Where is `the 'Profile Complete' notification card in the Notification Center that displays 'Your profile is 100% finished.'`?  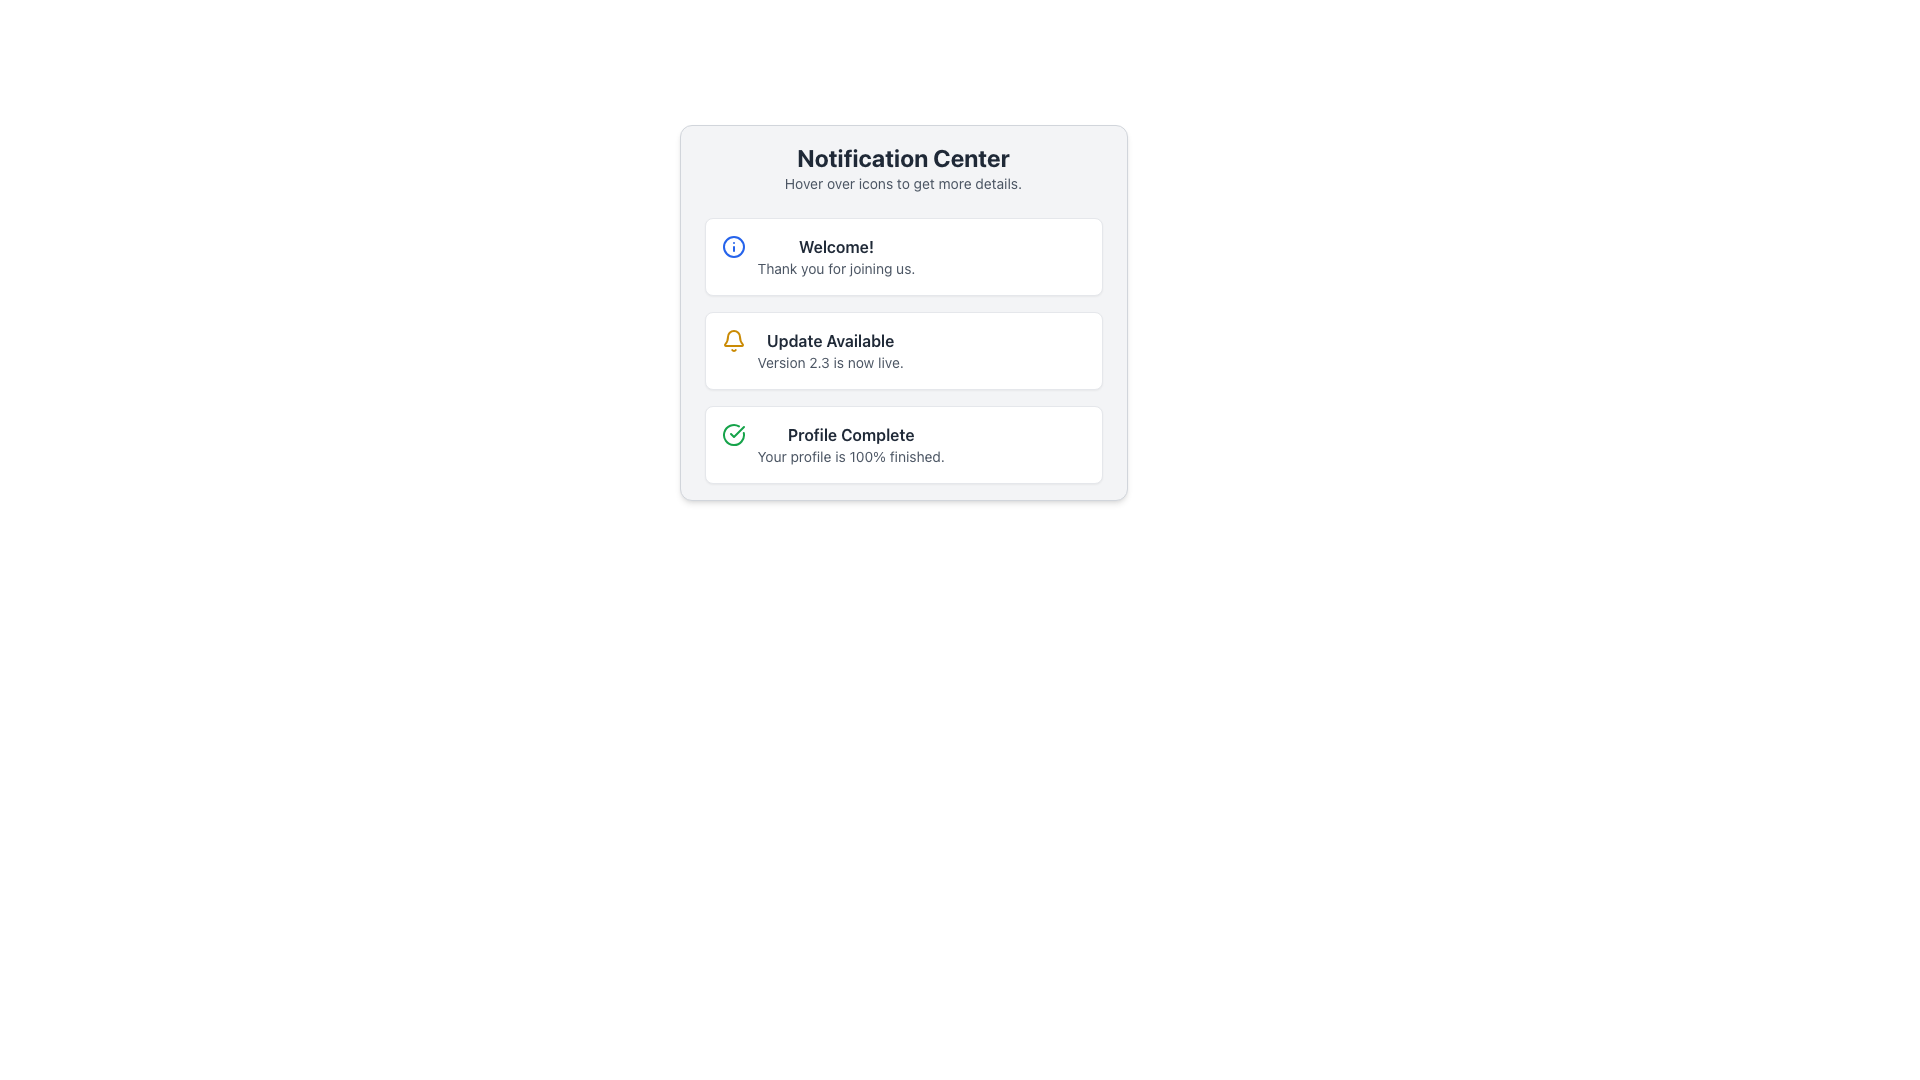
the 'Profile Complete' notification card in the Notification Center that displays 'Your profile is 100% finished.' is located at coordinates (851, 443).